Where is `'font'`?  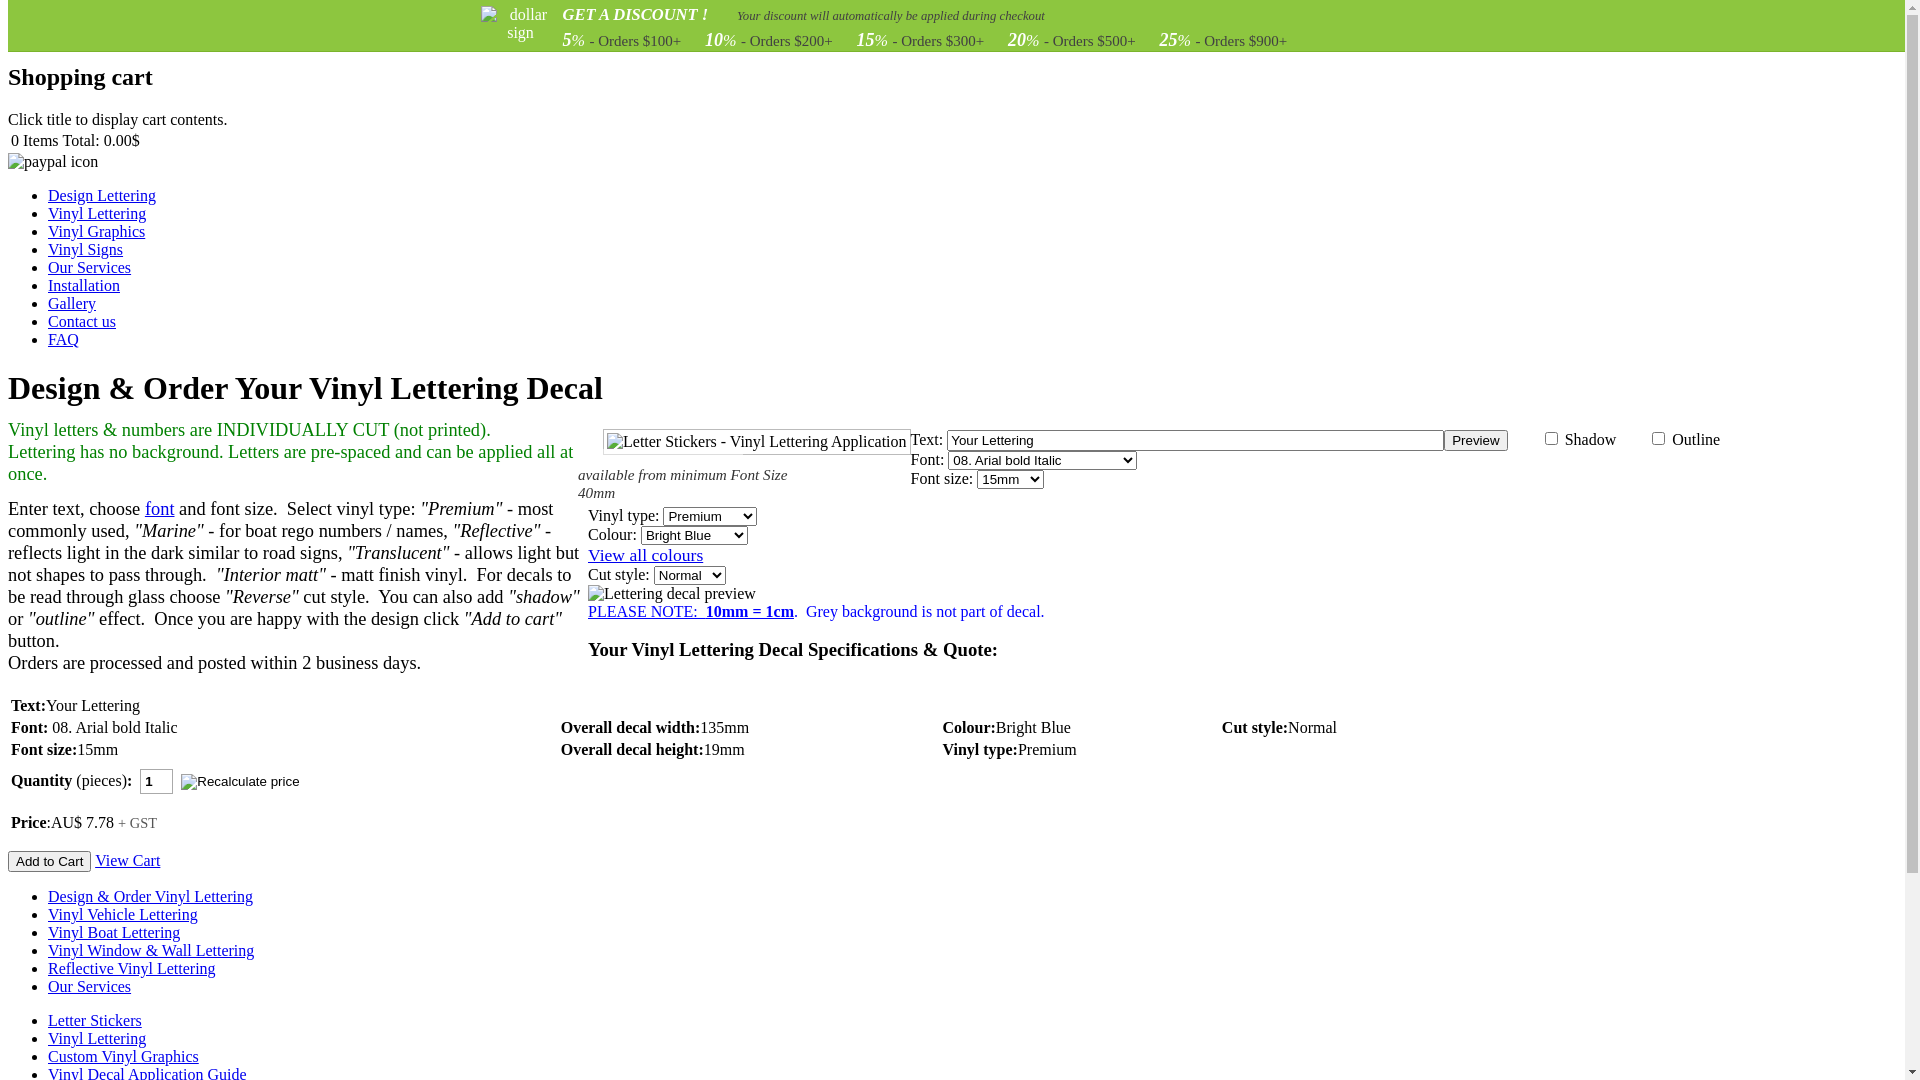 'font' is located at coordinates (158, 508).